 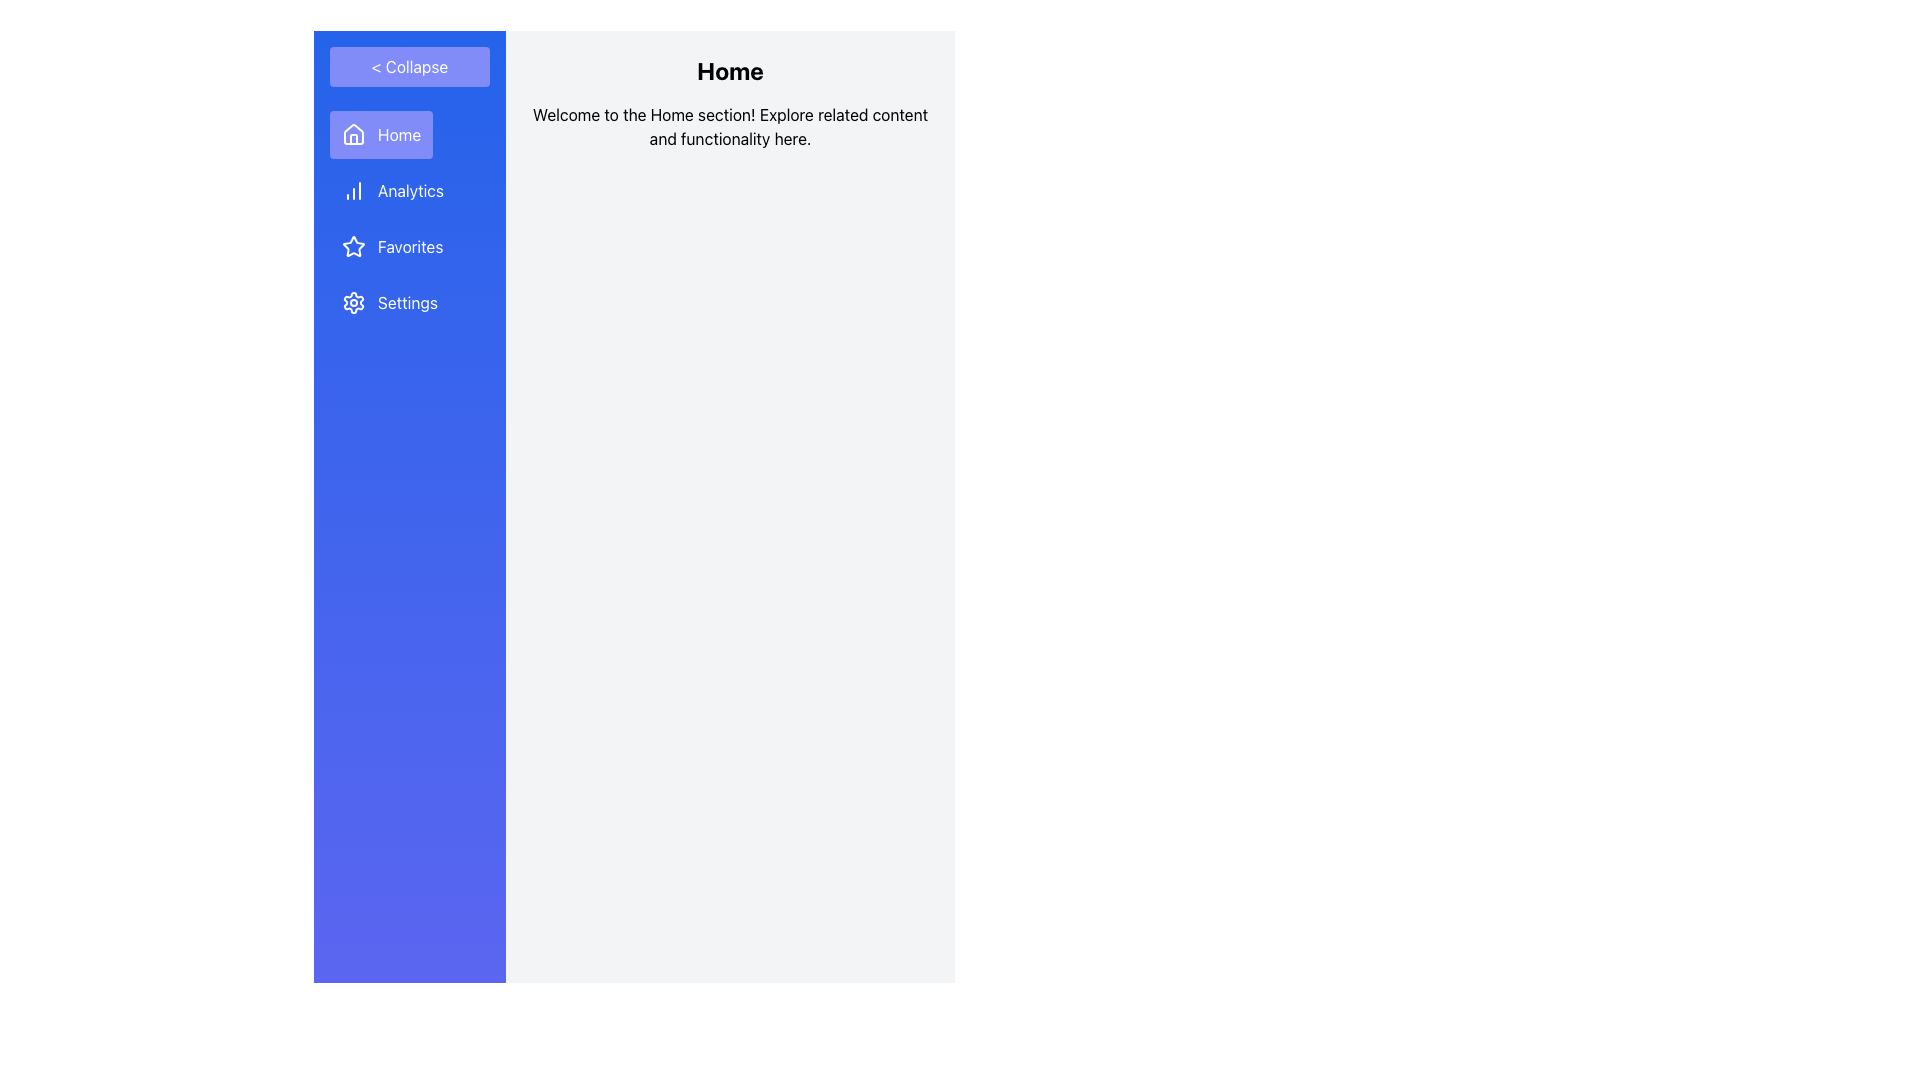 What do you see at coordinates (392, 245) in the screenshot?
I see `the 'Favorites' button in the vertical navigation menu, which features a star icon and is styled with a blue background and rounded edges` at bounding box center [392, 245].